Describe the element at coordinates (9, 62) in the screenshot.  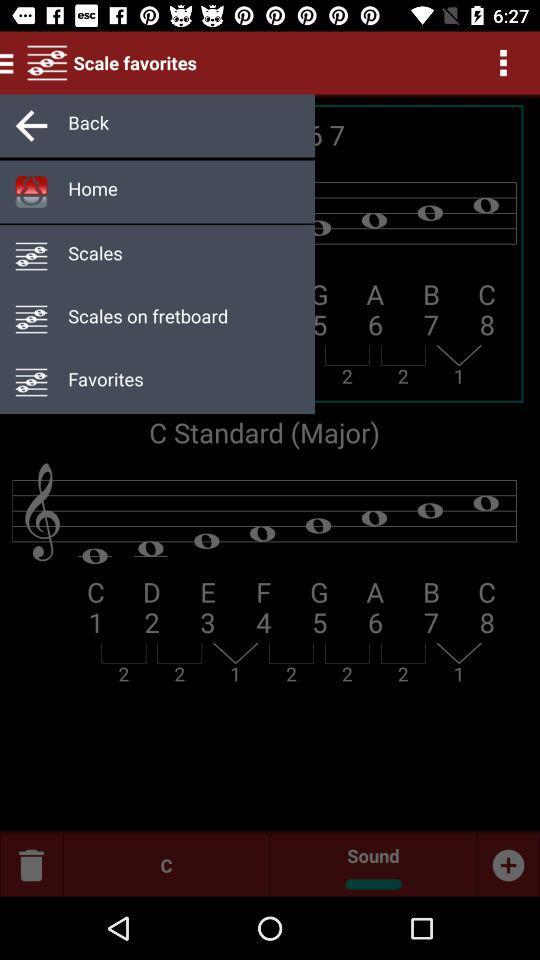
I see `the menu icon` at that location.